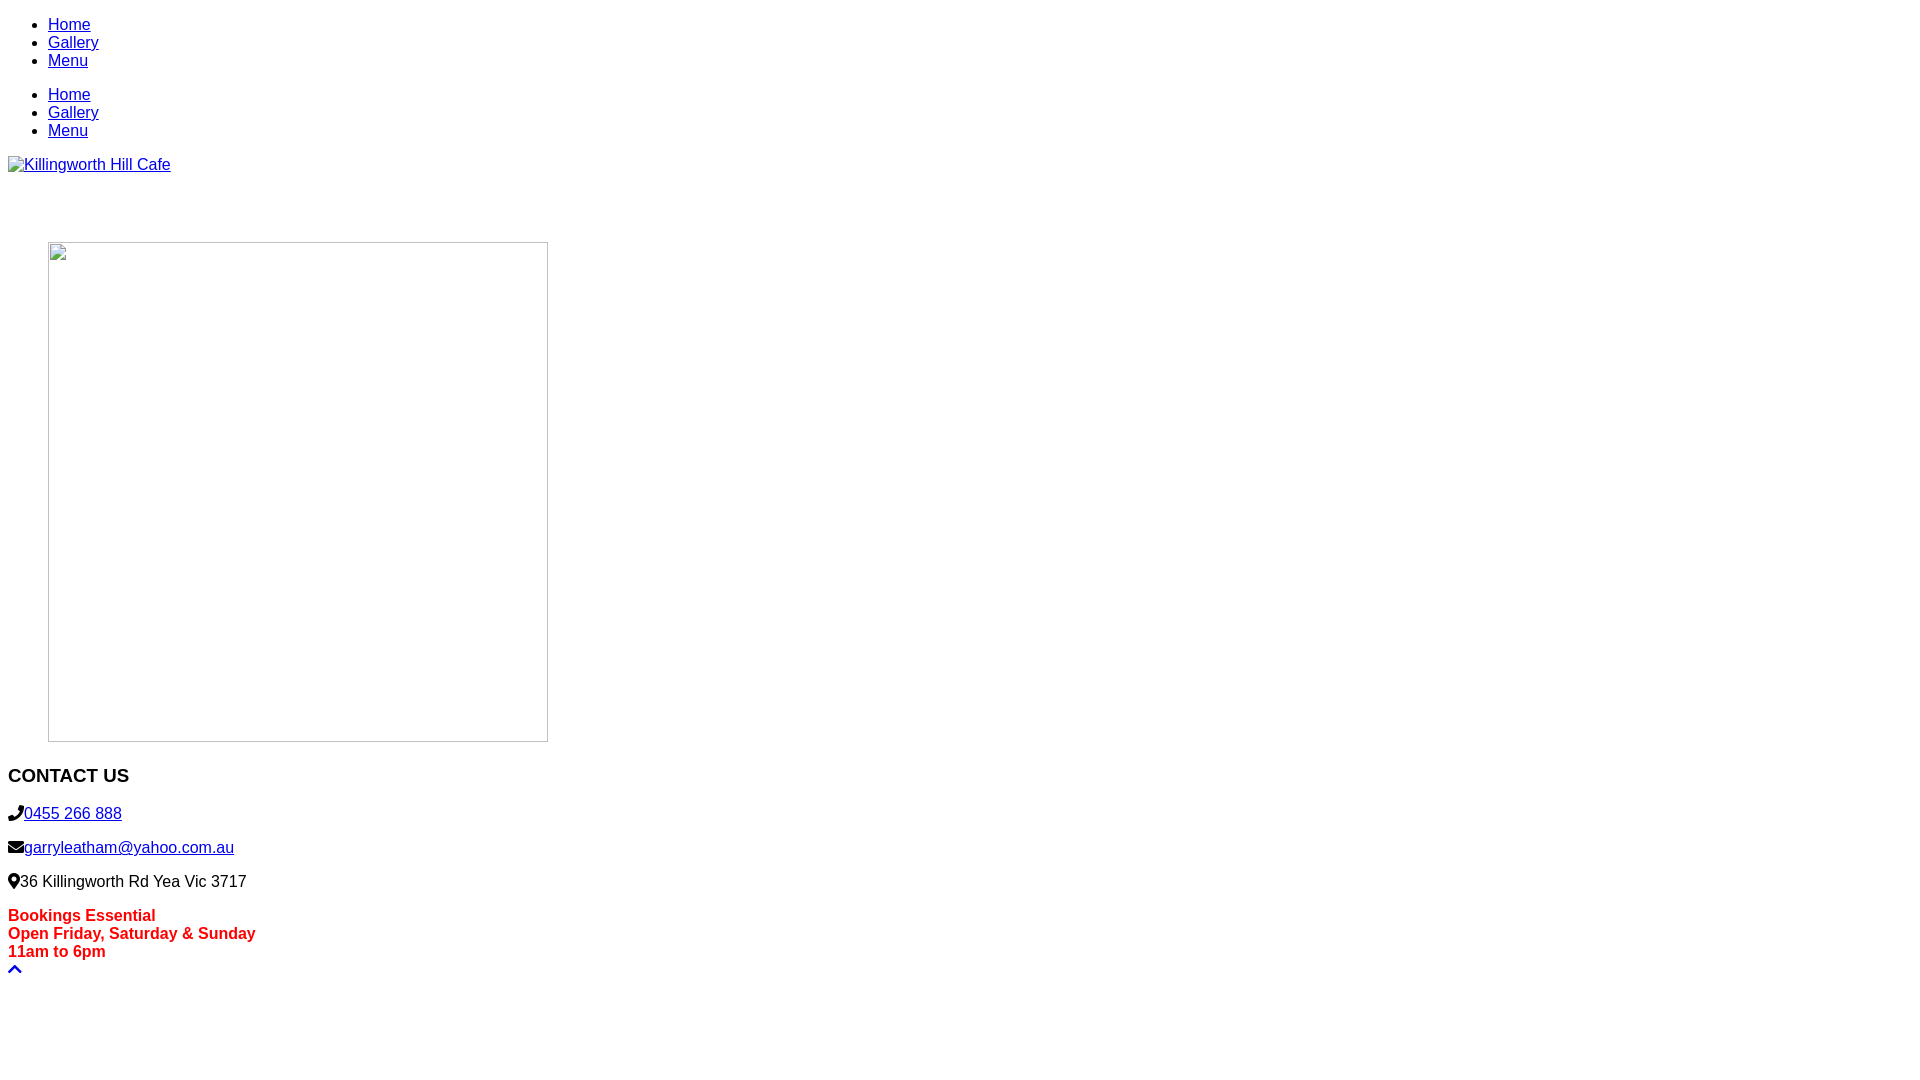  I want to click on 'Gallery', so click(73, 112).